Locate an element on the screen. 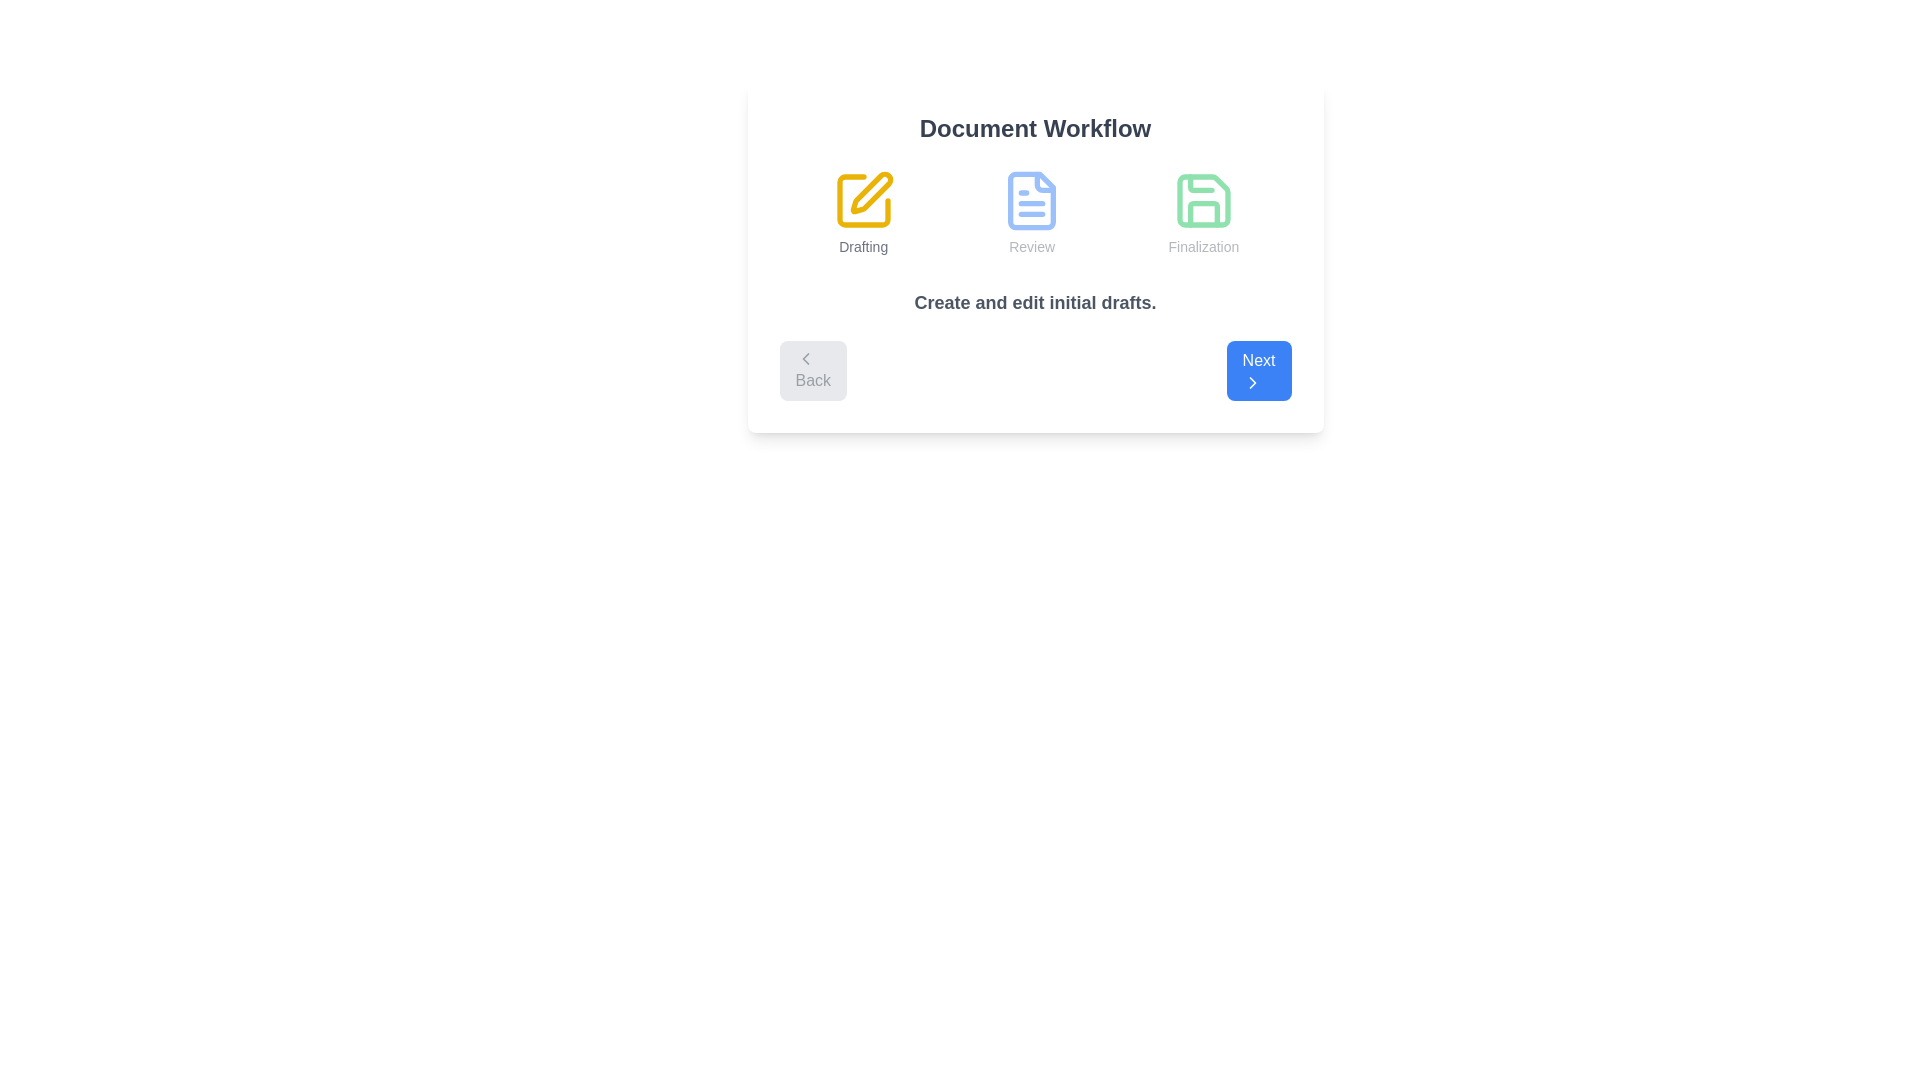 The image size is (1920, 1080). the Text Label element that reads 'Finalization', which is located below the green save disk icon in the workflow interface is located at coordinates (1202, 245).